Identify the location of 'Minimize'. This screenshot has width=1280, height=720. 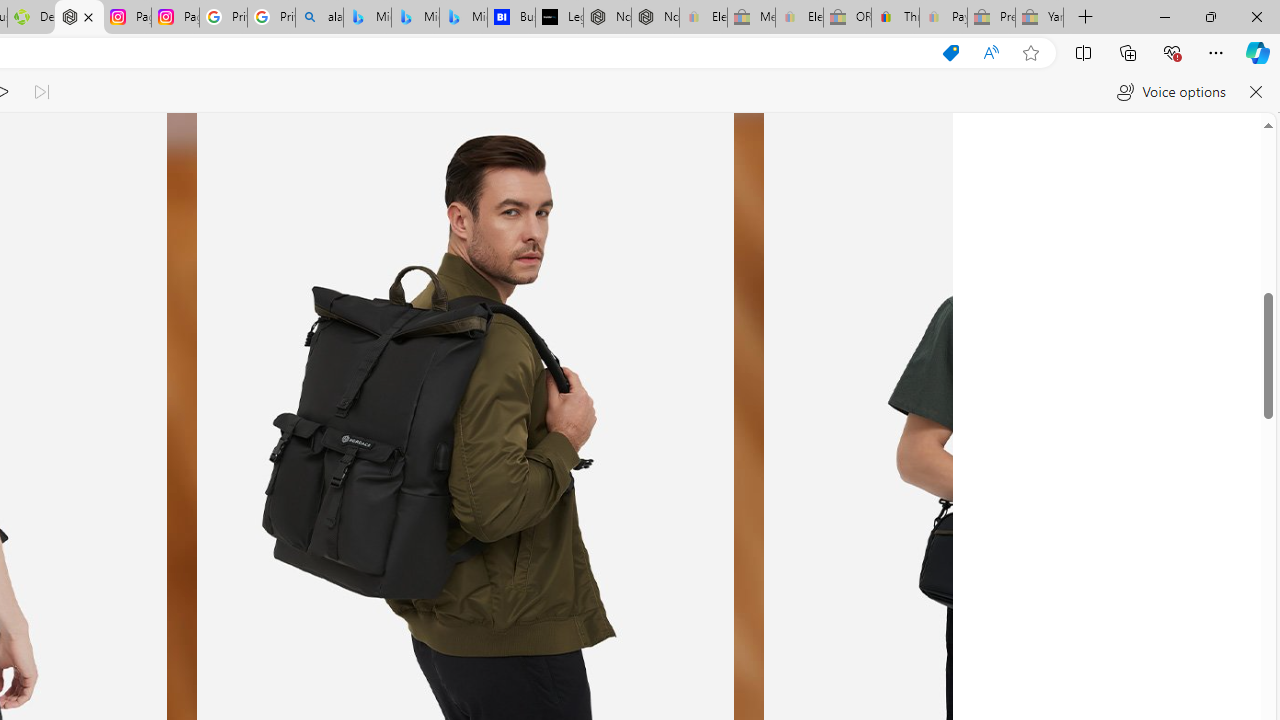
(1164, 16).